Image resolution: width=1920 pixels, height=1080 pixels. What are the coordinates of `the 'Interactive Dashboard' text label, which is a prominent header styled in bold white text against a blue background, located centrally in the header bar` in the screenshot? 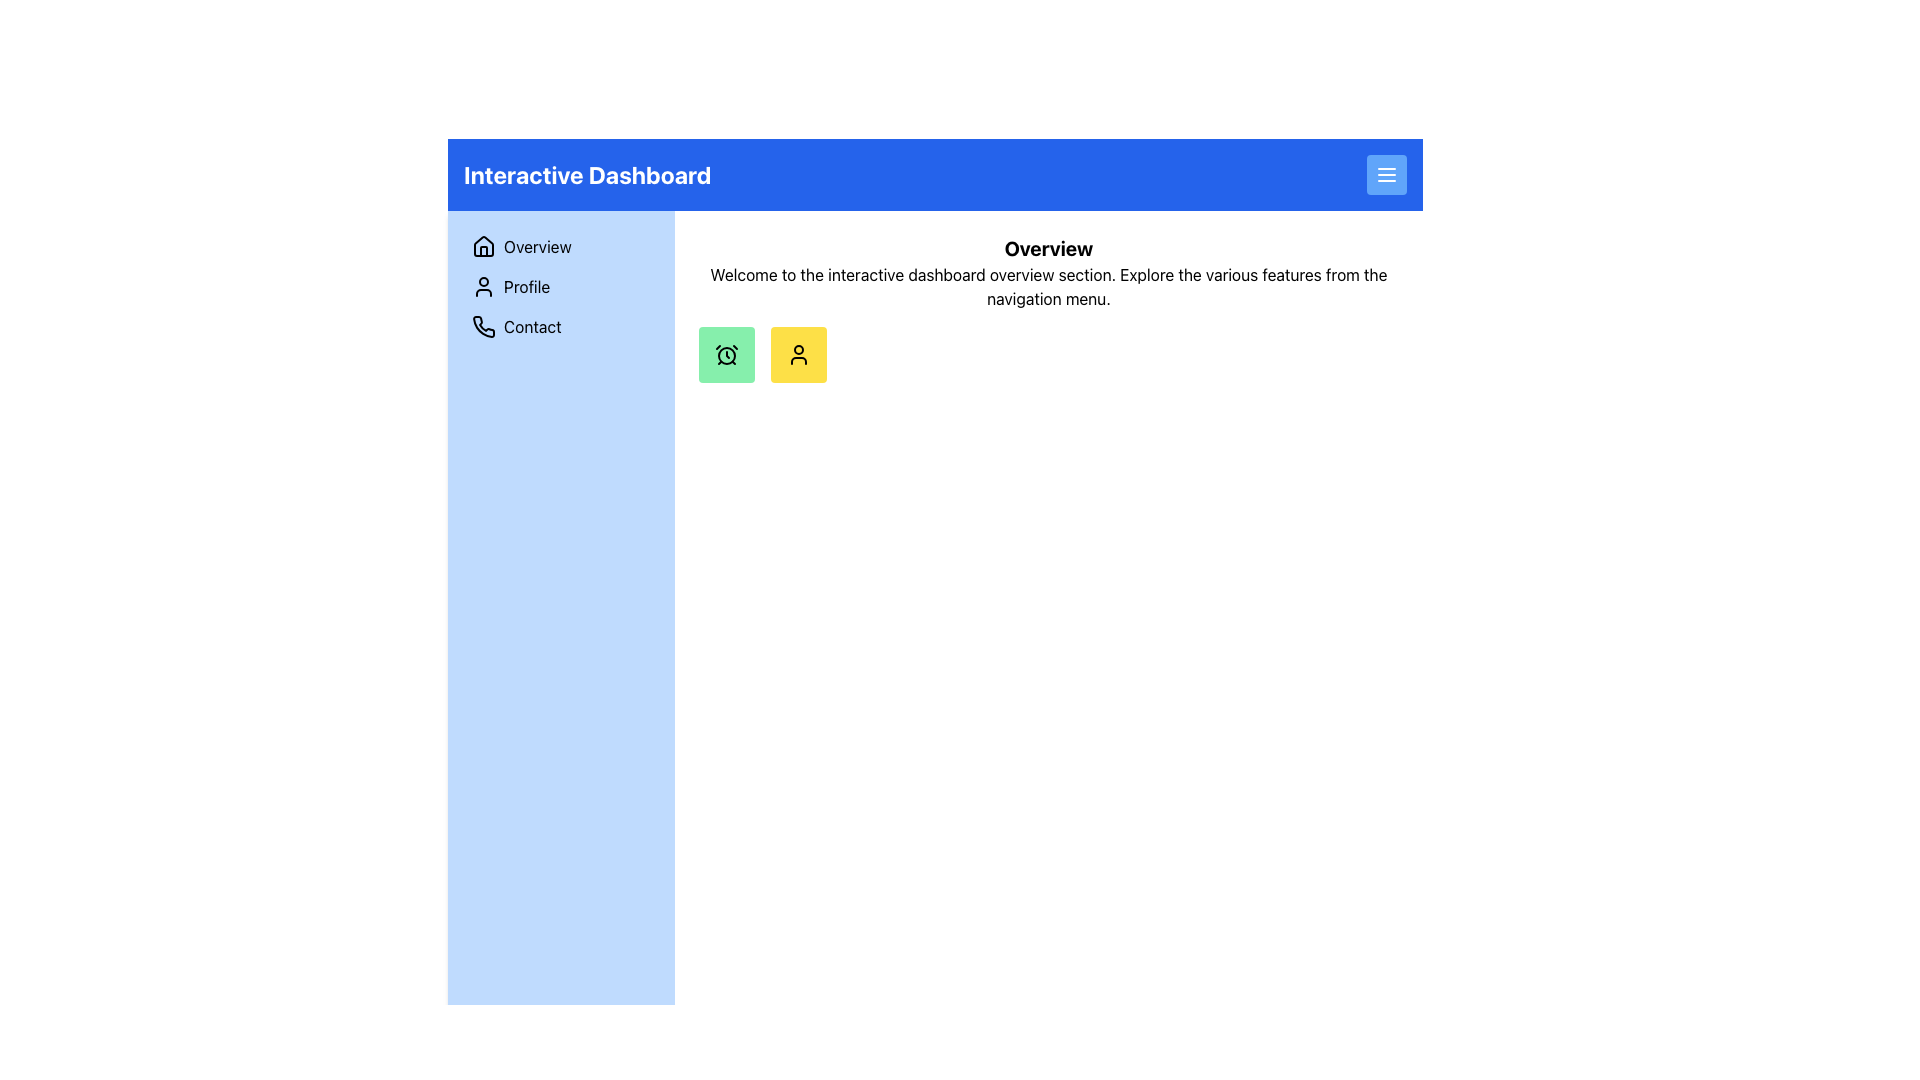 It's located at (586, 173).